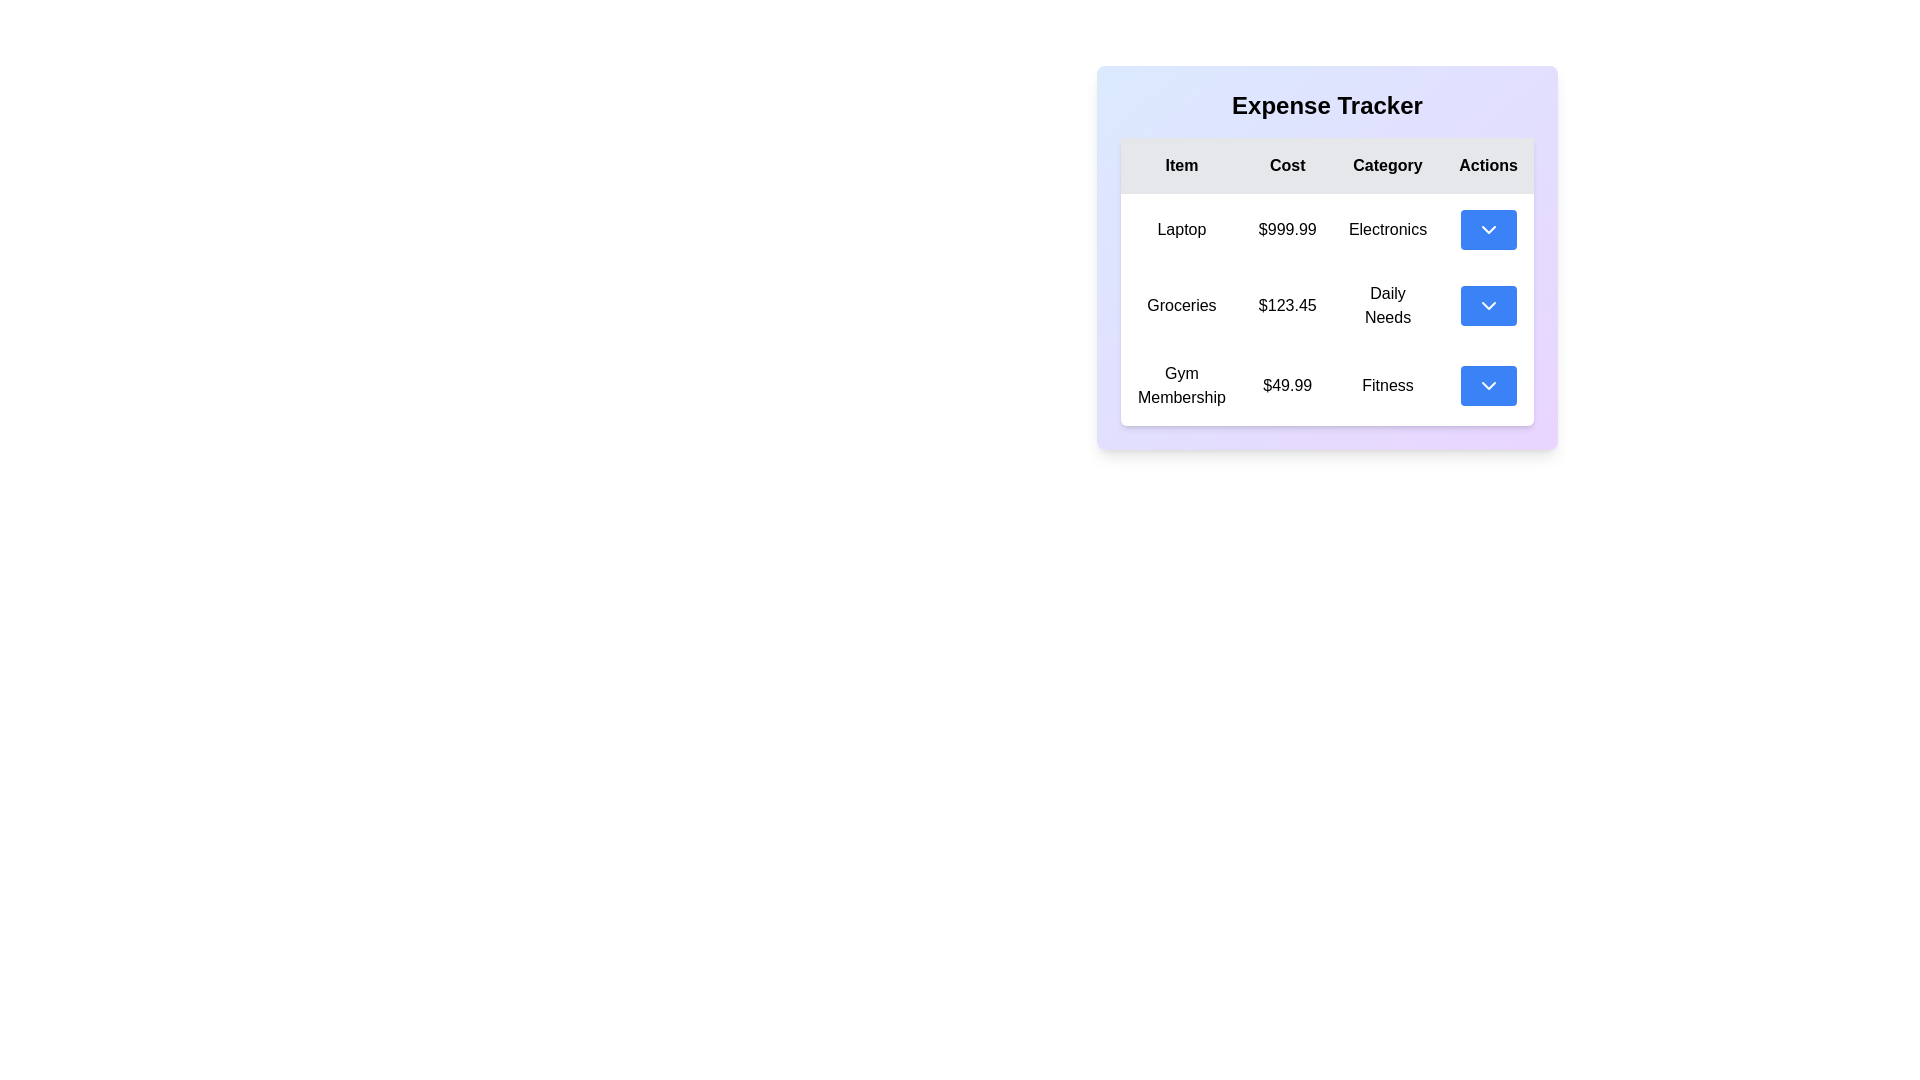 This screenshot has height=1080, width=1920. I want to click on the text label displaying 'Category', which is styled in bold black font on a light gray background and positioned between 'Cost' and 'Actions' in a row of headers, so click(1386, 164).